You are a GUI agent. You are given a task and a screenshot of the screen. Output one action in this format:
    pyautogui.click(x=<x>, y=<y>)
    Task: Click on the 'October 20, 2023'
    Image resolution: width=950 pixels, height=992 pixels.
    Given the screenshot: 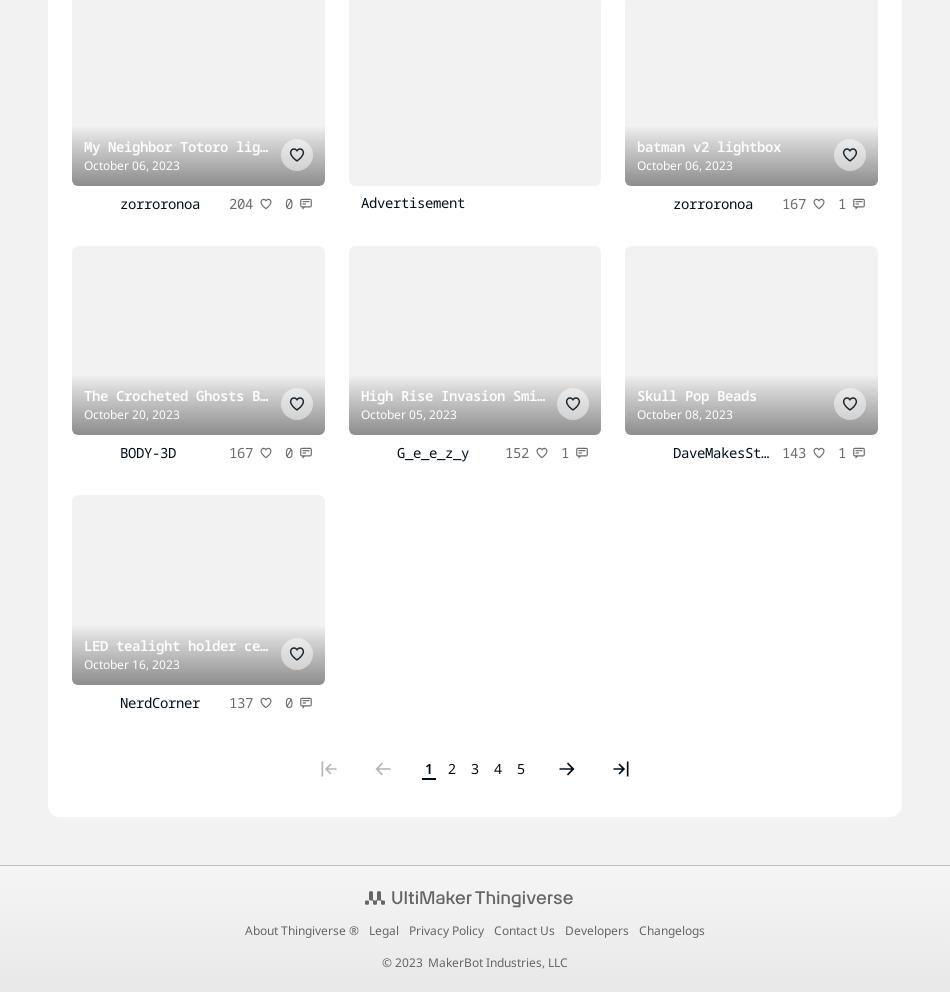 What is the action you would take?
    pyautogui.click(x=131, y=413)
    